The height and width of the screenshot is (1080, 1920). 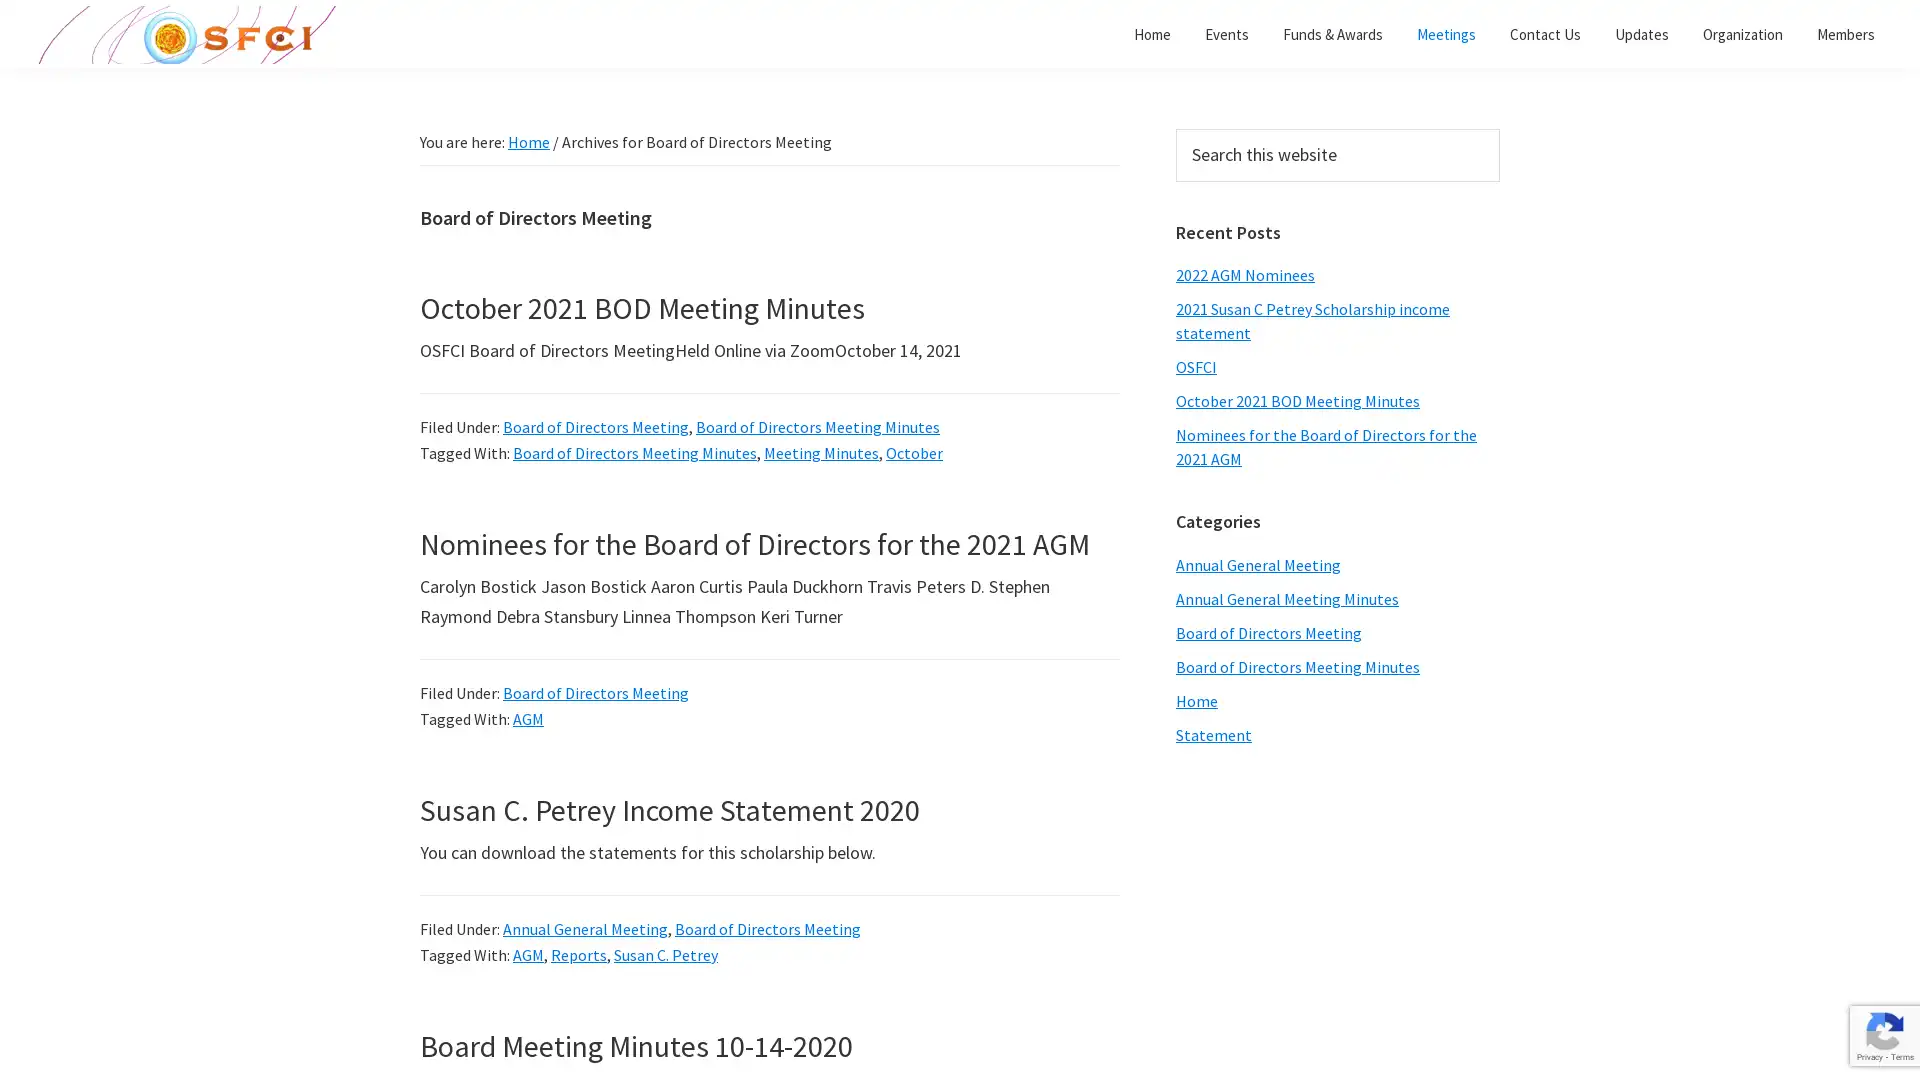 What do you see at coordinates (1499, 128) in the screenshot?
I see `Search` at bounding box center [1499, 128].